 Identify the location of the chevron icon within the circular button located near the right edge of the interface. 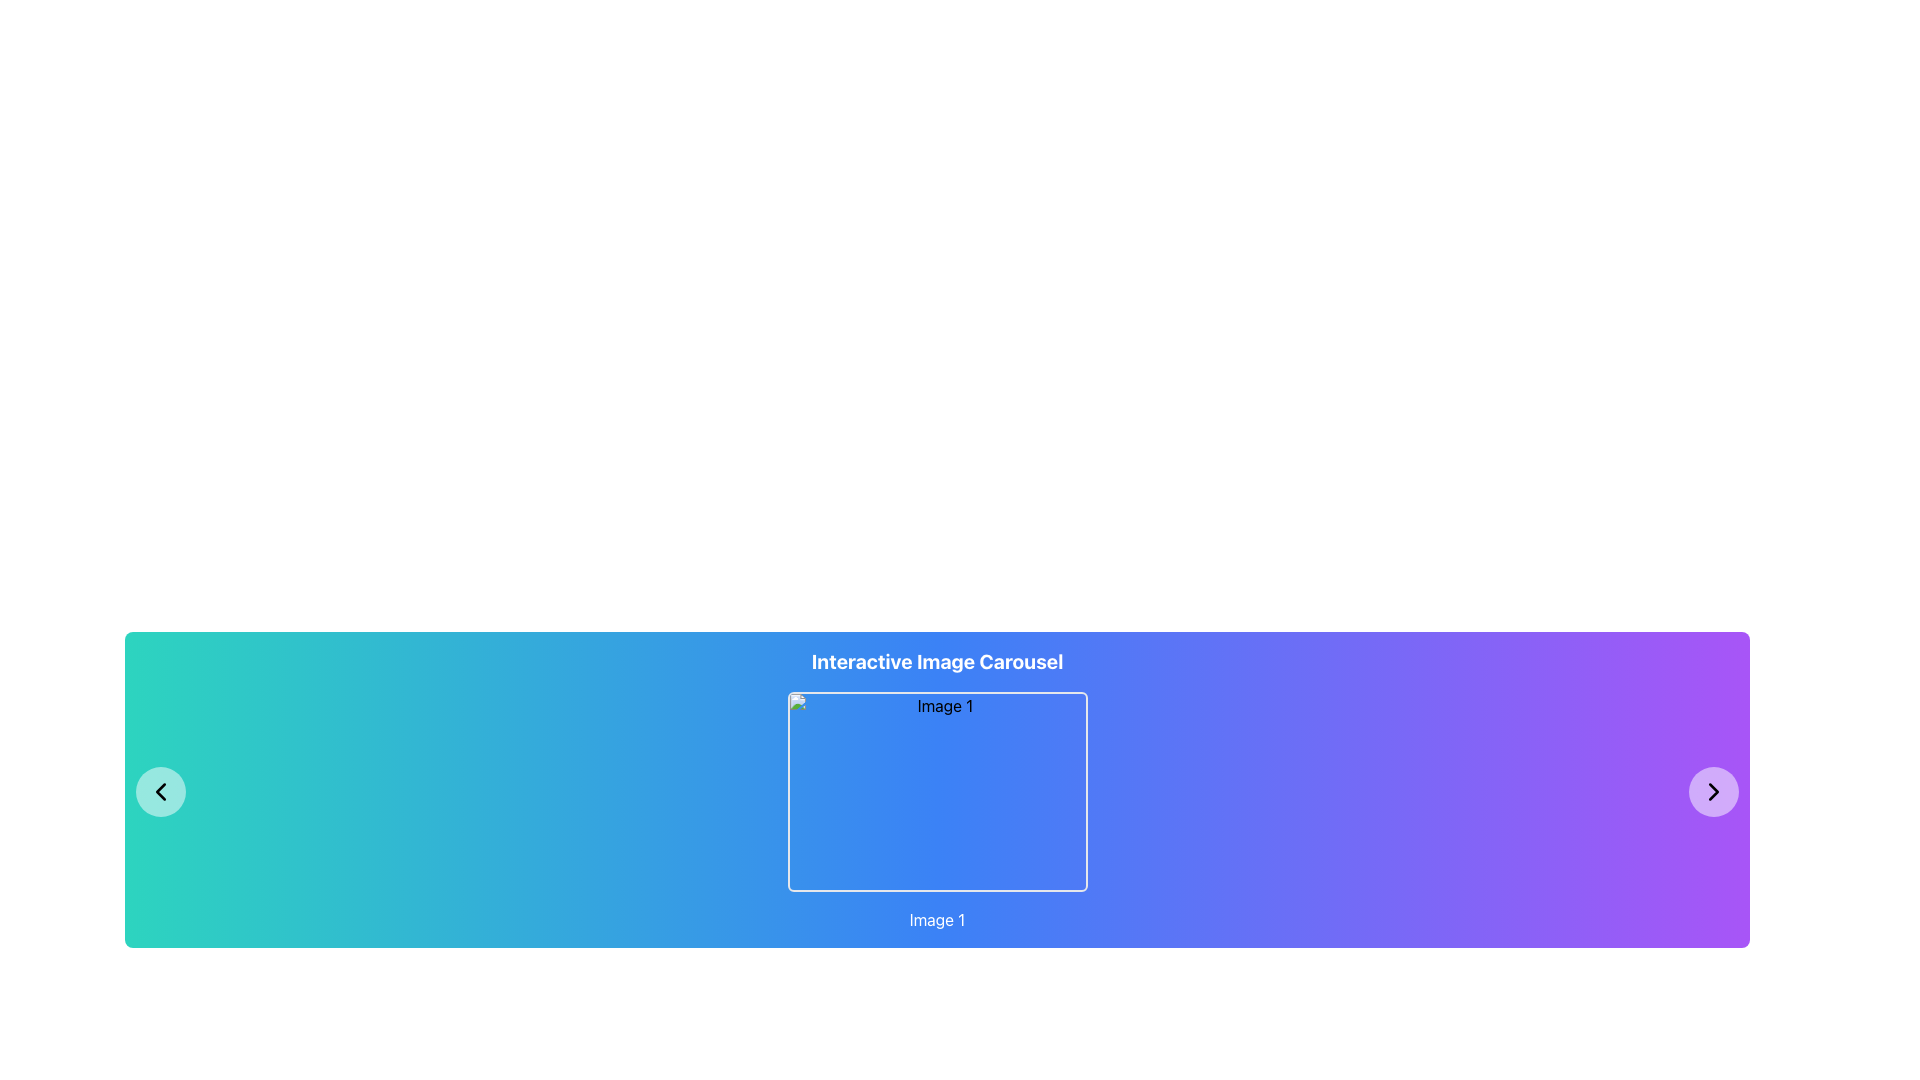
(1712, 790).